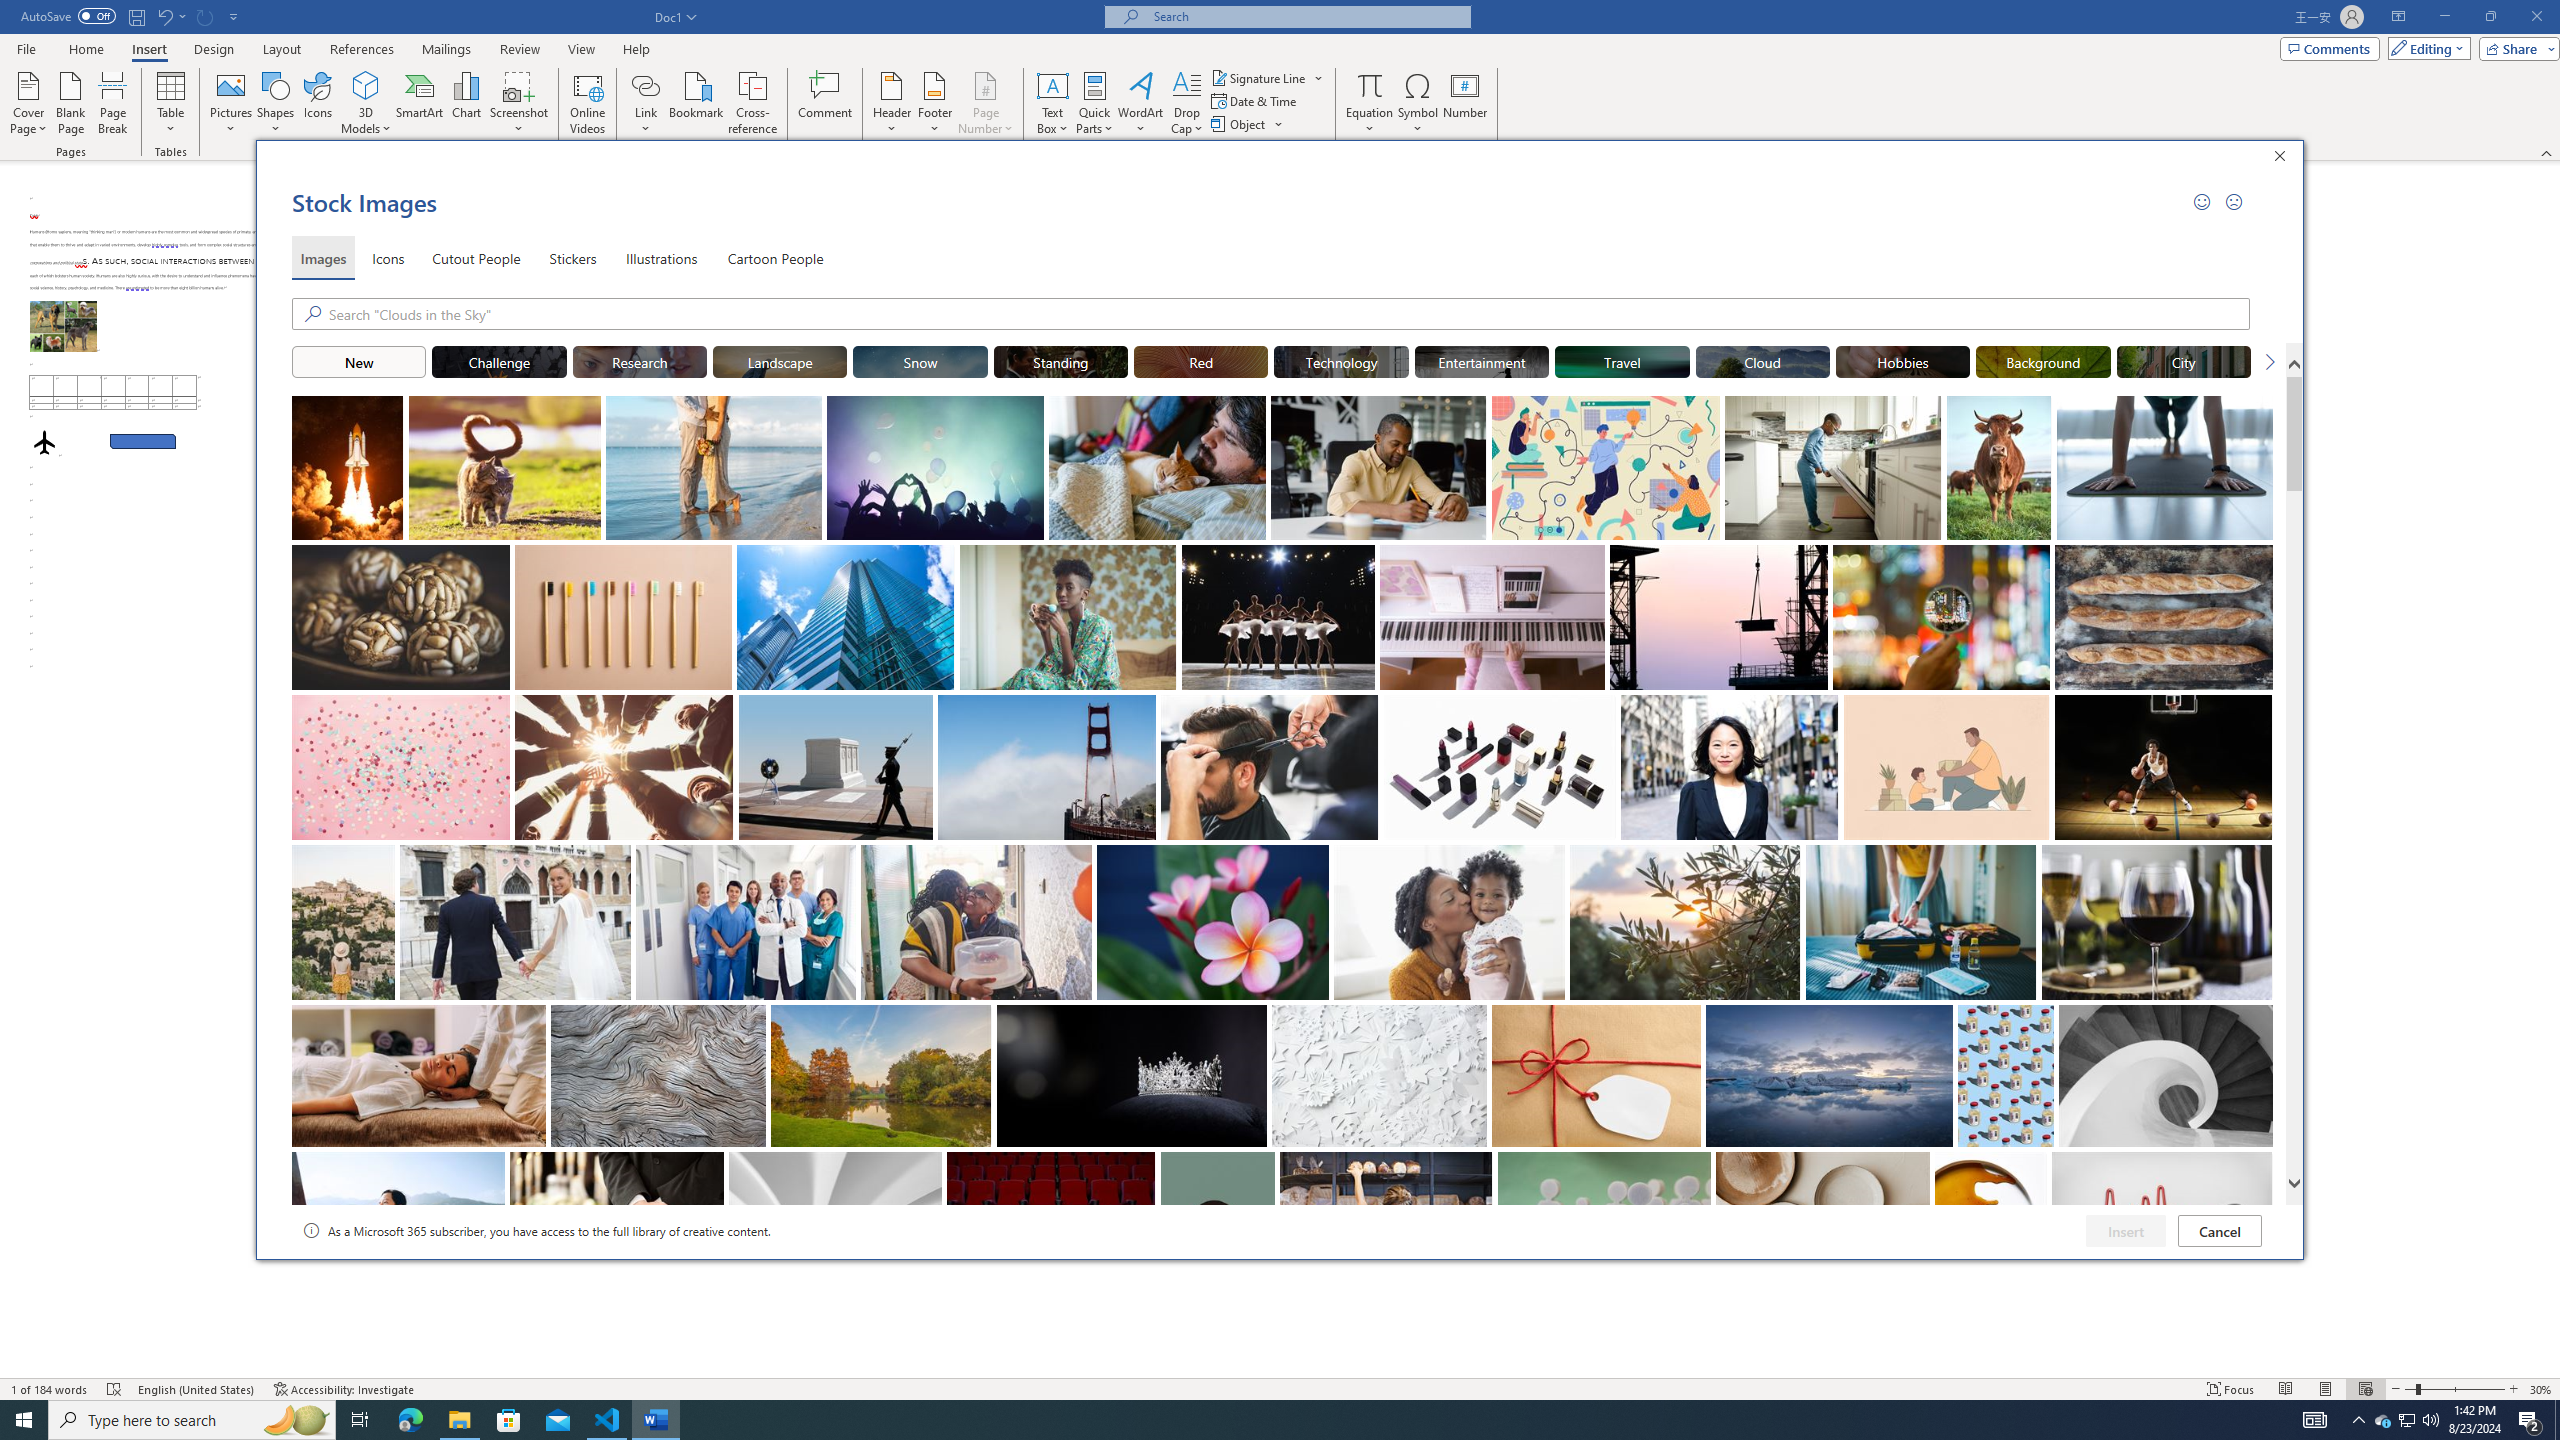 The image size is (2560, 1440). Describe the element at coordinates (69, 15) in the screenshot. I see `'AutoSave'` at that location.